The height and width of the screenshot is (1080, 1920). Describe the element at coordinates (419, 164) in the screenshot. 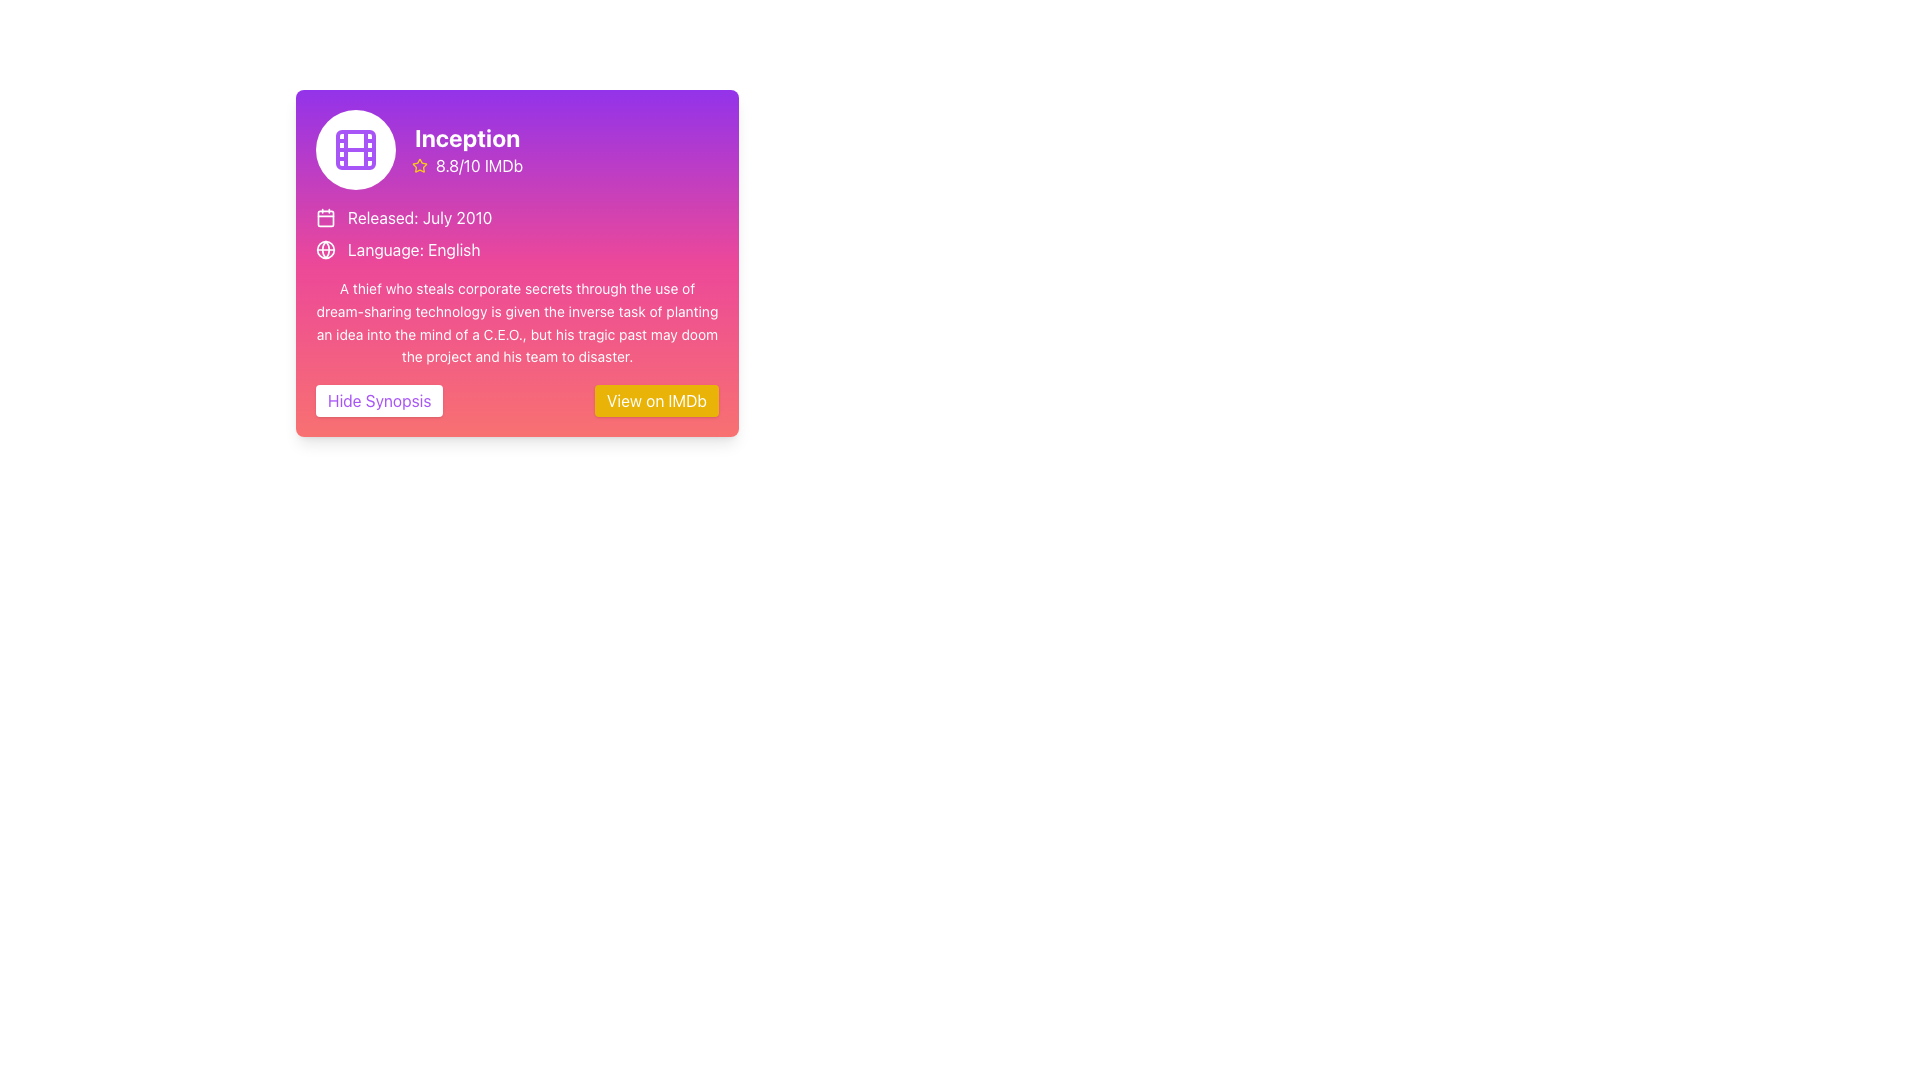

I see `the star-shaped icon with a yellow outline that is located to the left of the text '8.8/10 IMDb', part of a rating display` at that location.